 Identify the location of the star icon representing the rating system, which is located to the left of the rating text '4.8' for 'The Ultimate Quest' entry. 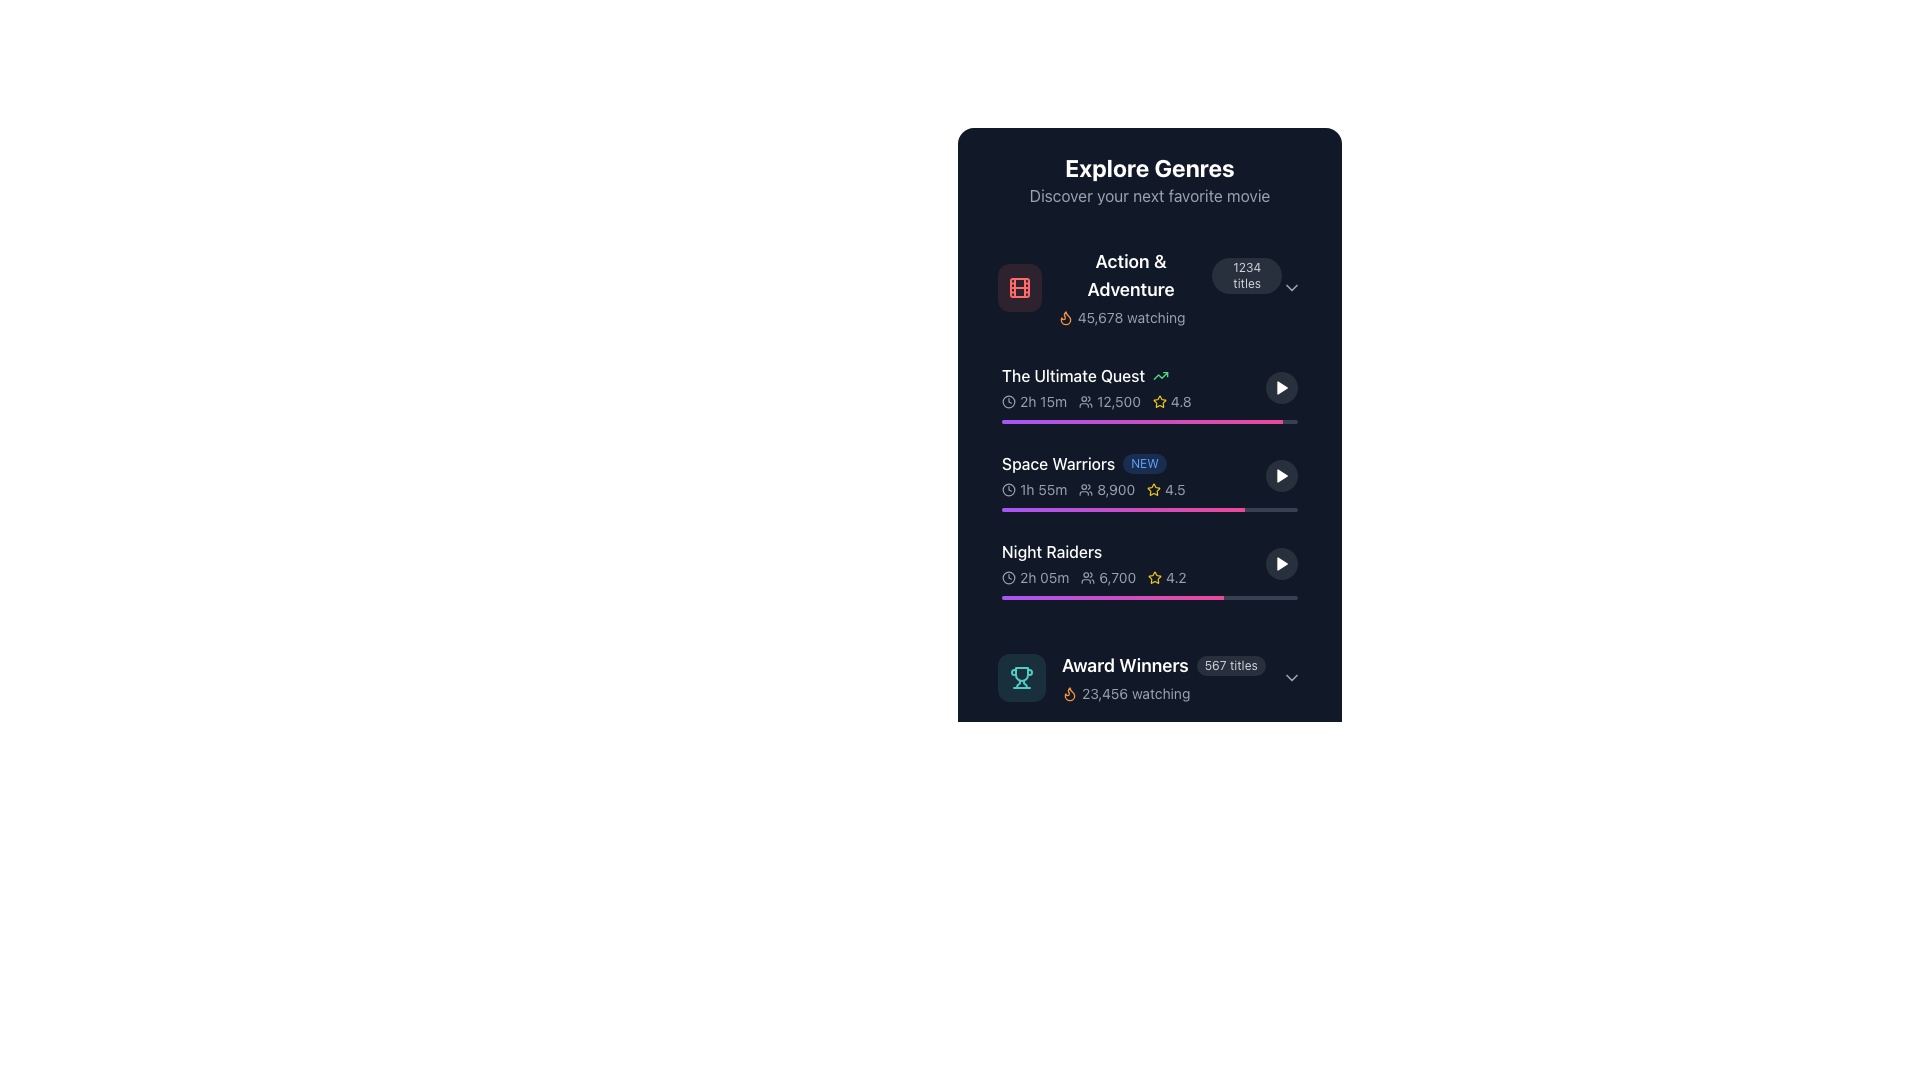
(1159, 401).